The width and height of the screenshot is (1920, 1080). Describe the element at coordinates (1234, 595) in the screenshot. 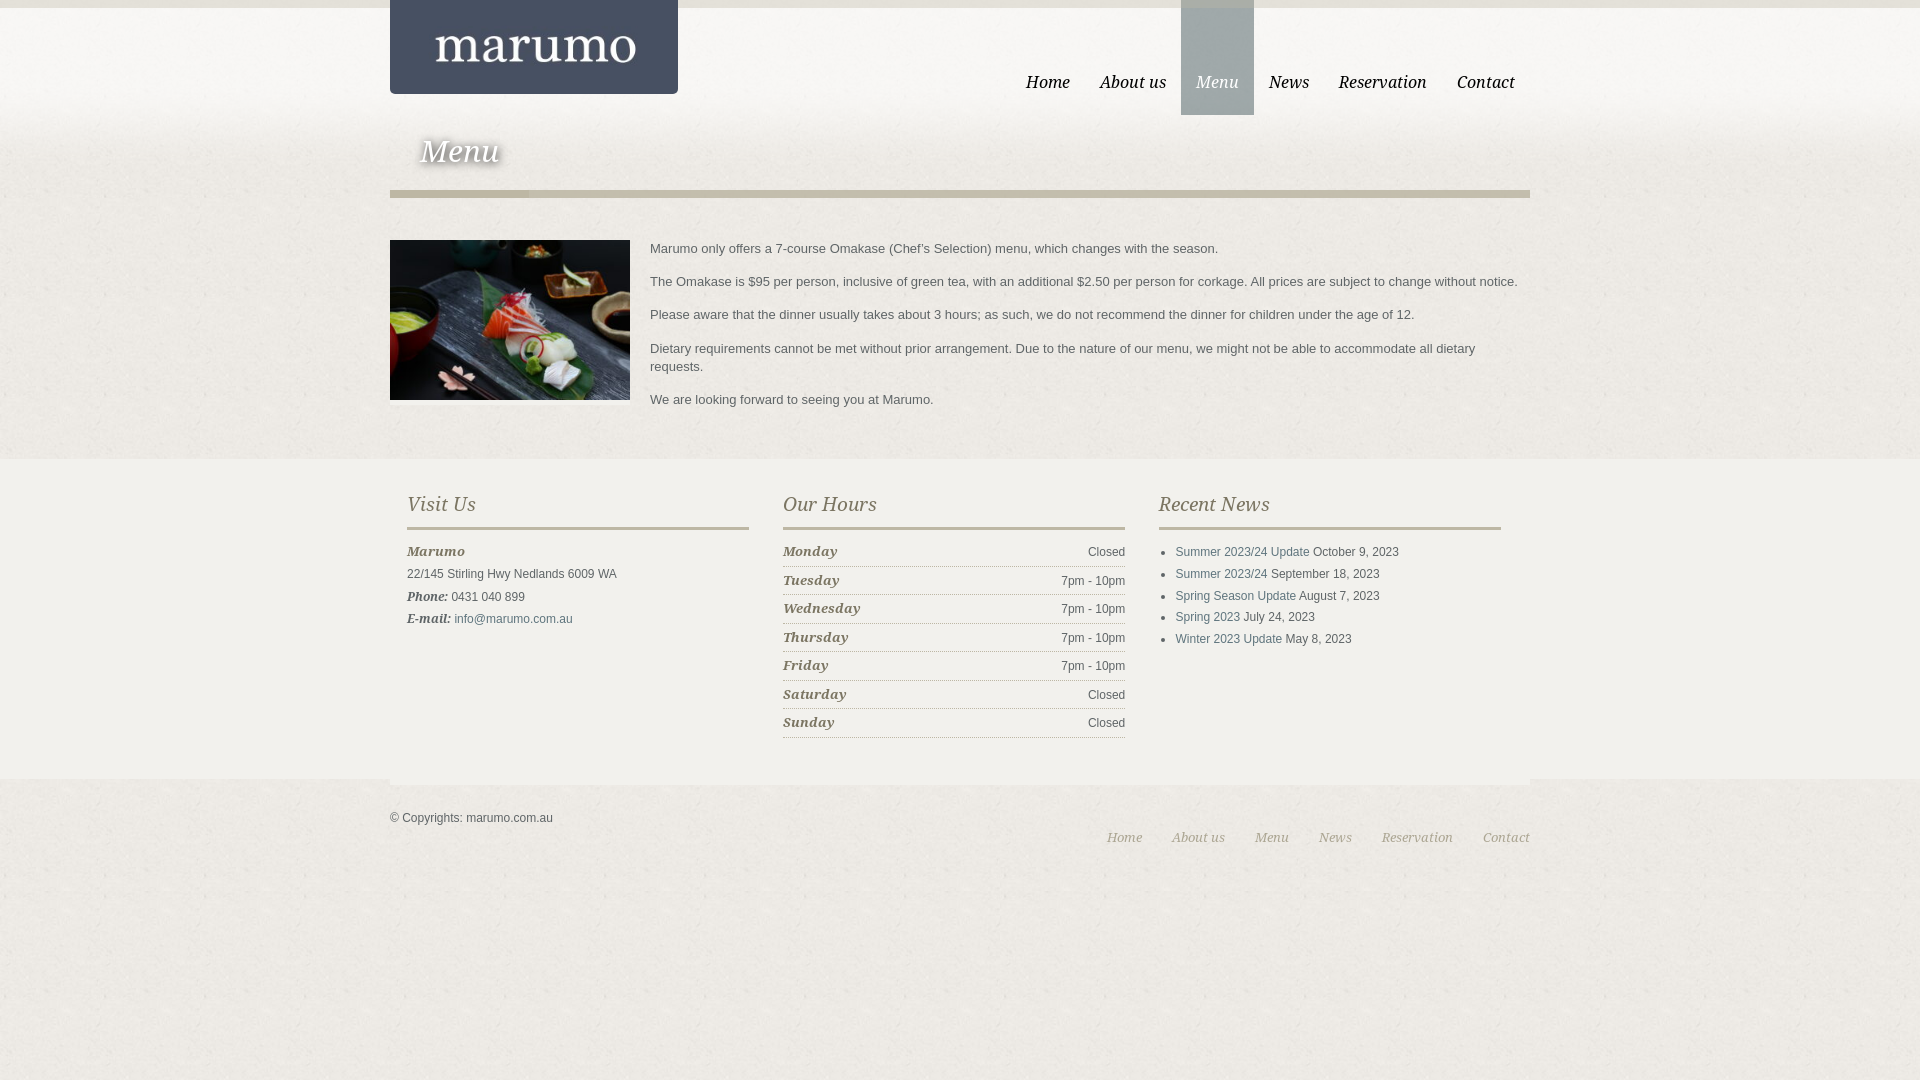

I see `'Spring Season Update'` at that location.